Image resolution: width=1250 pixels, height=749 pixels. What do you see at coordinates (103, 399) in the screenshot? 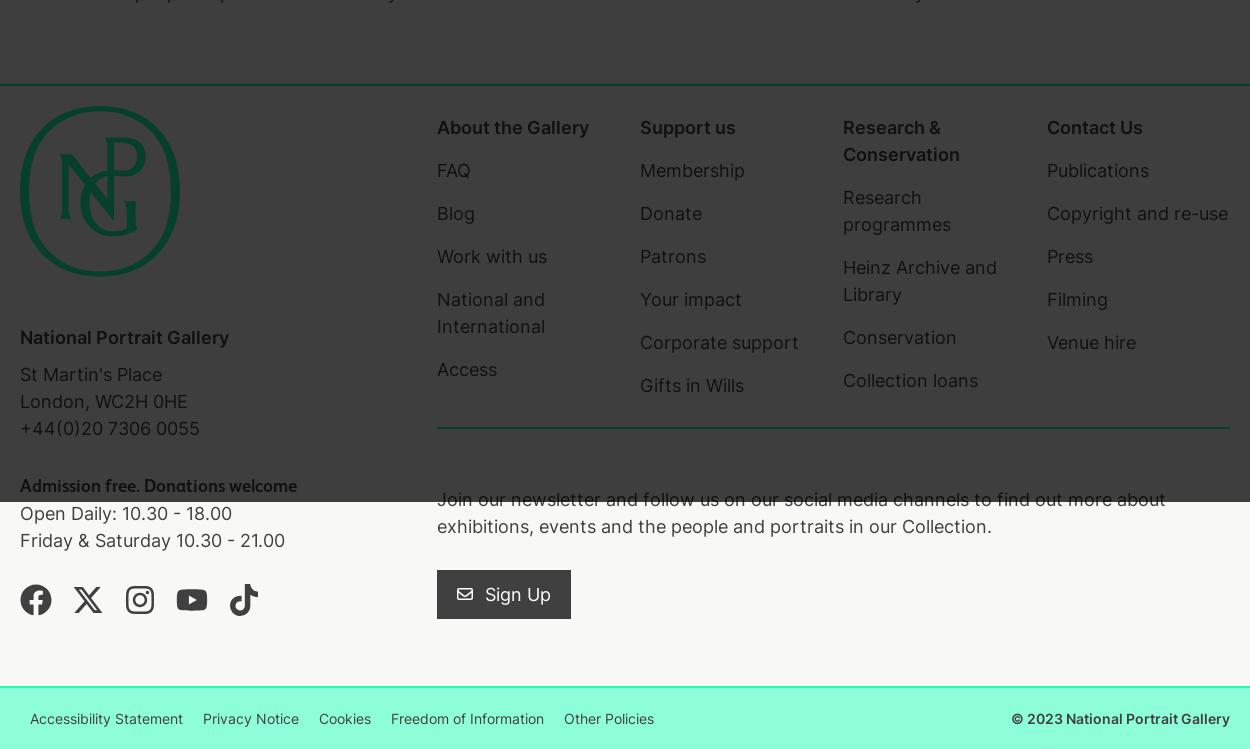
I see `'London, WC2H 0HE'` at bounding box center [103, 399].